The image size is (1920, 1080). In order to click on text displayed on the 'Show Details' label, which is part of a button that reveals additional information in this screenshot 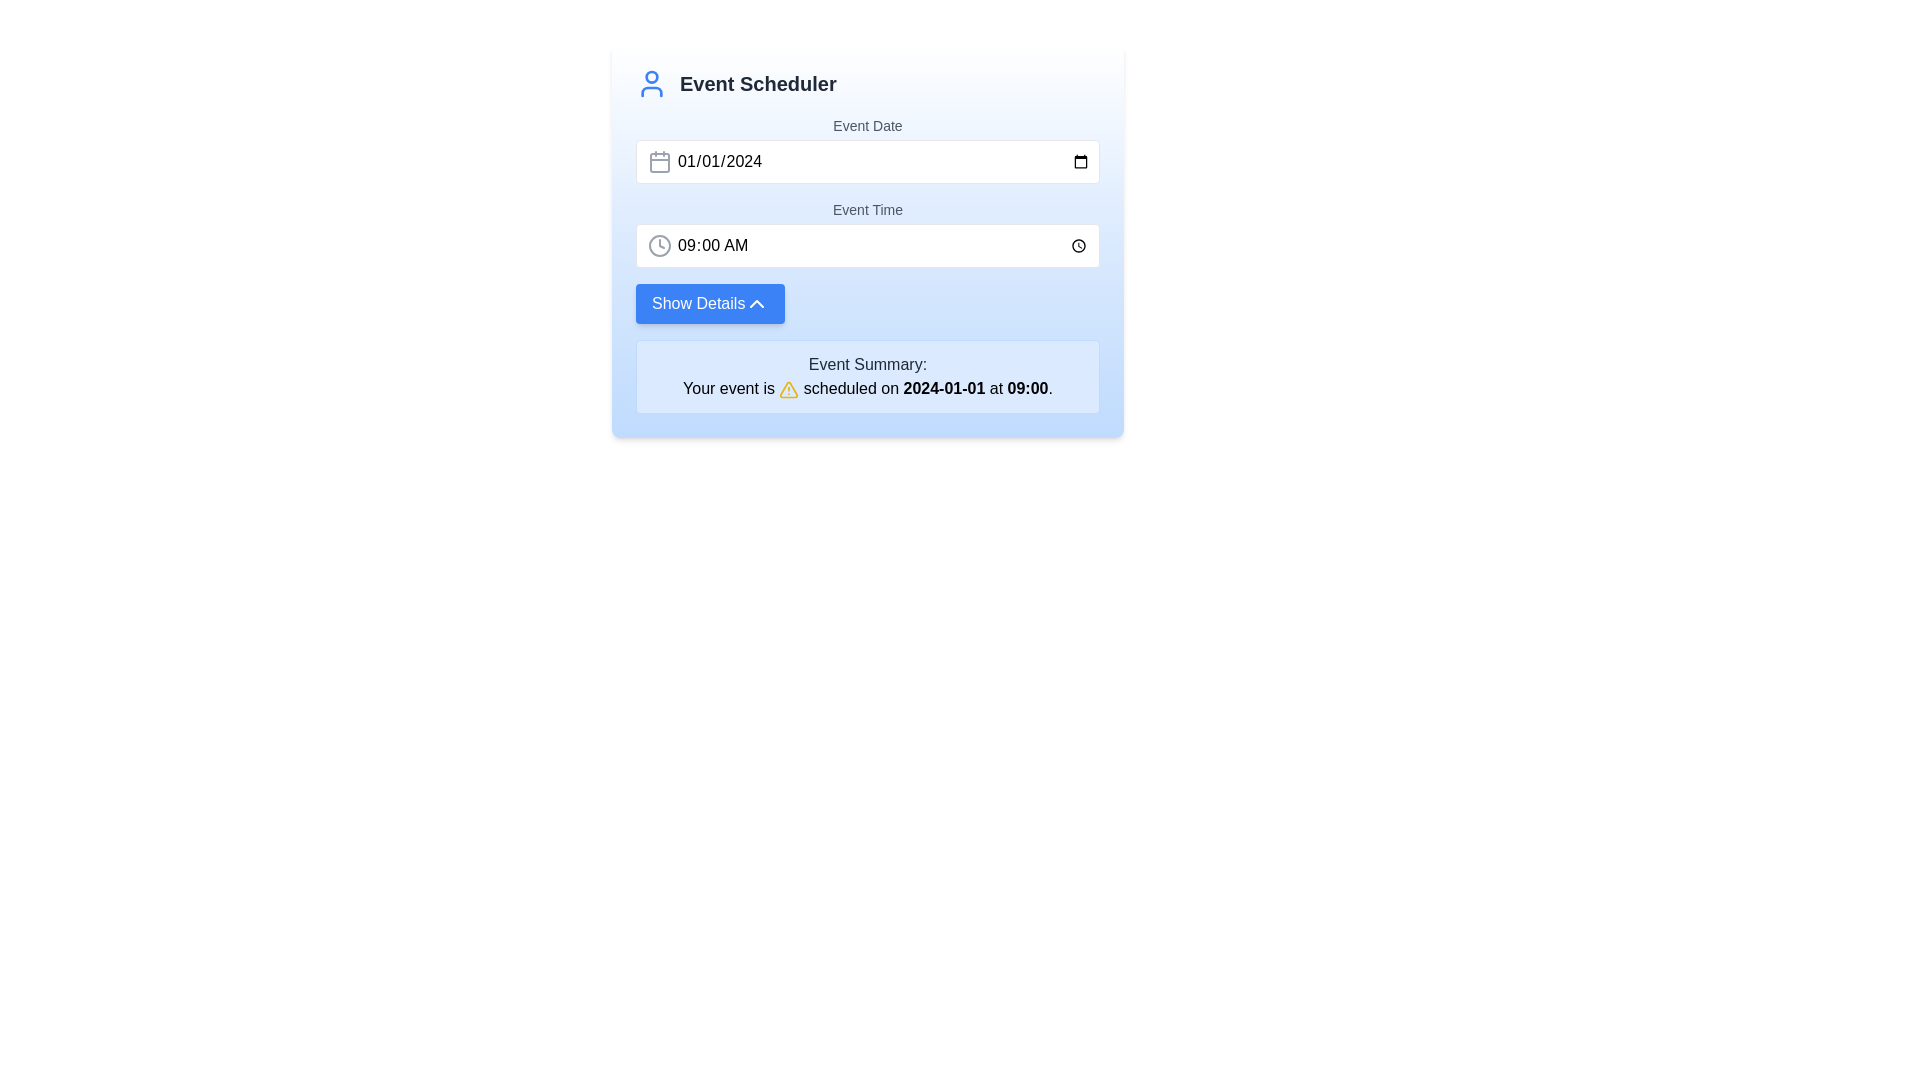, I will do `click(698, 304)`.